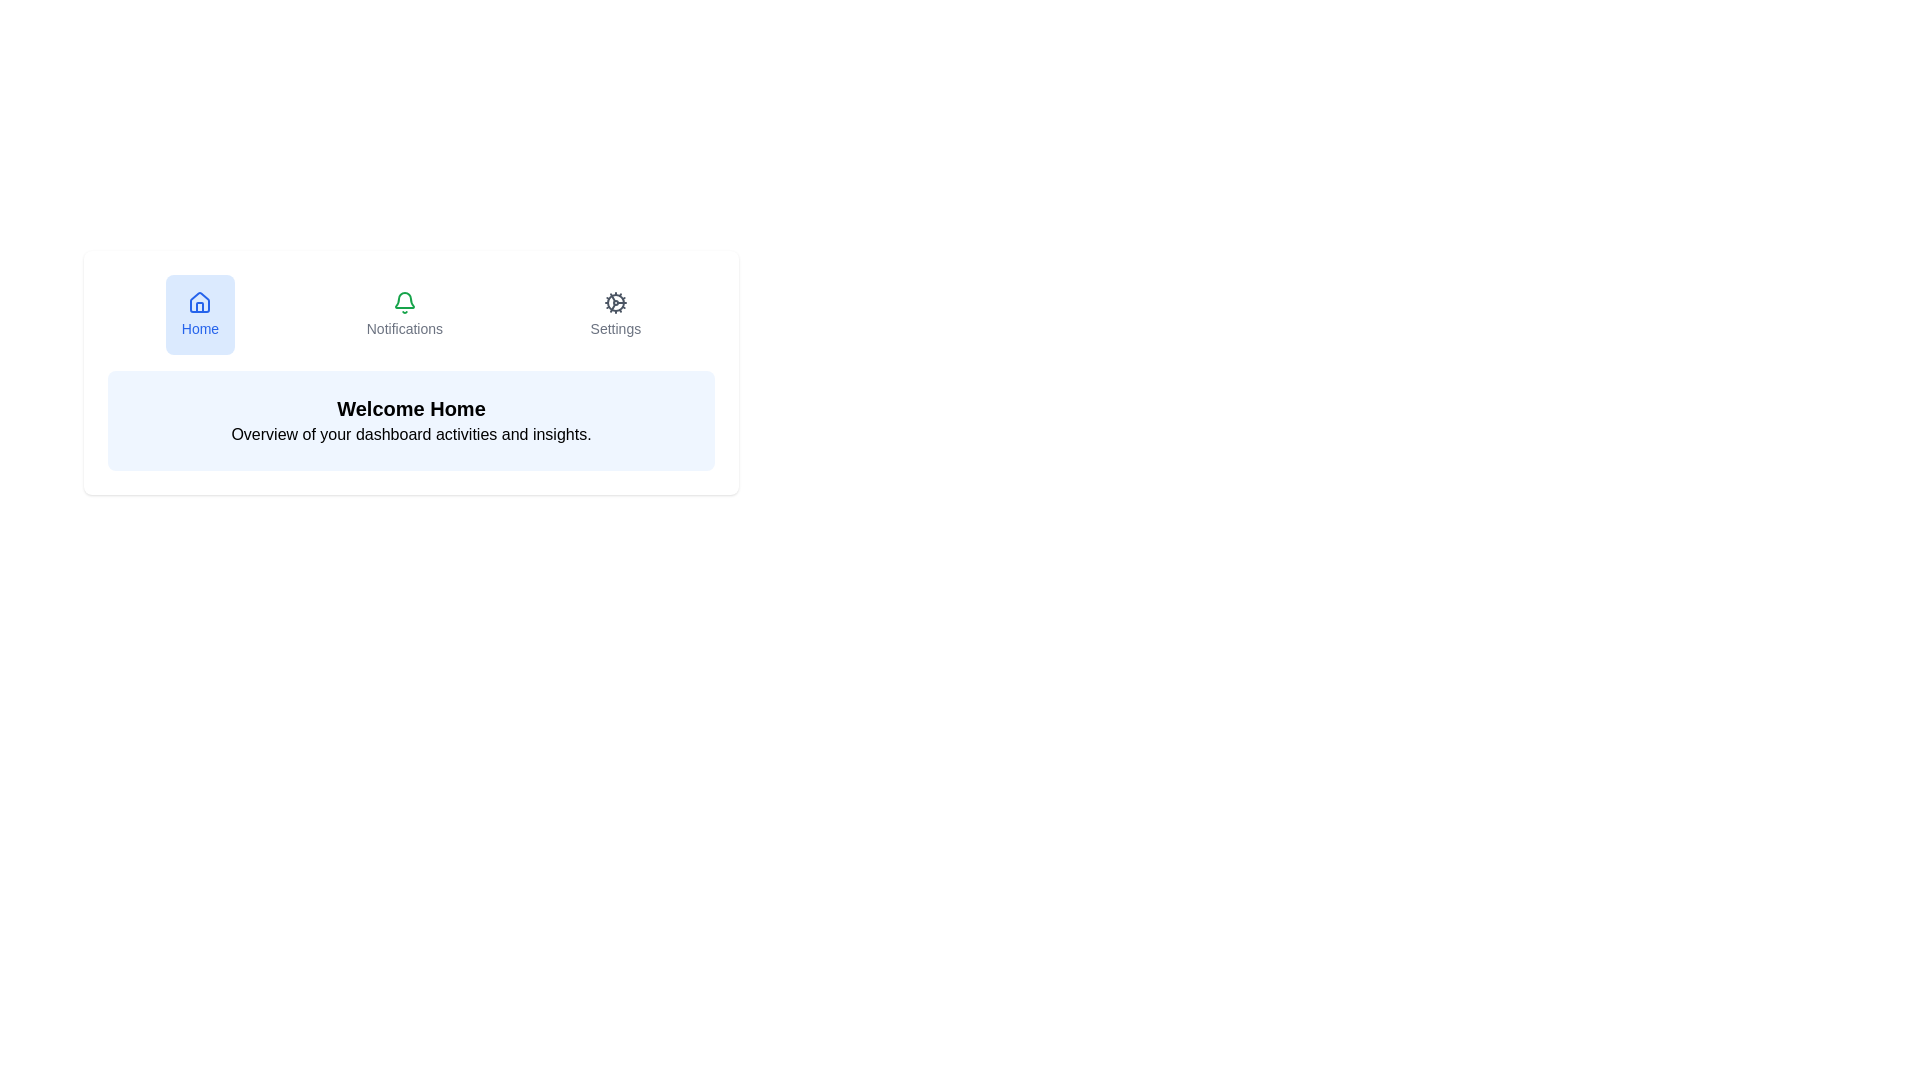 This screenshot has width=1920, height=1080. What do you see at coordinates (613, 315) in the screenshot?
I see `the tab with the title Settings to view its icon` at bounding box center [613, 315].